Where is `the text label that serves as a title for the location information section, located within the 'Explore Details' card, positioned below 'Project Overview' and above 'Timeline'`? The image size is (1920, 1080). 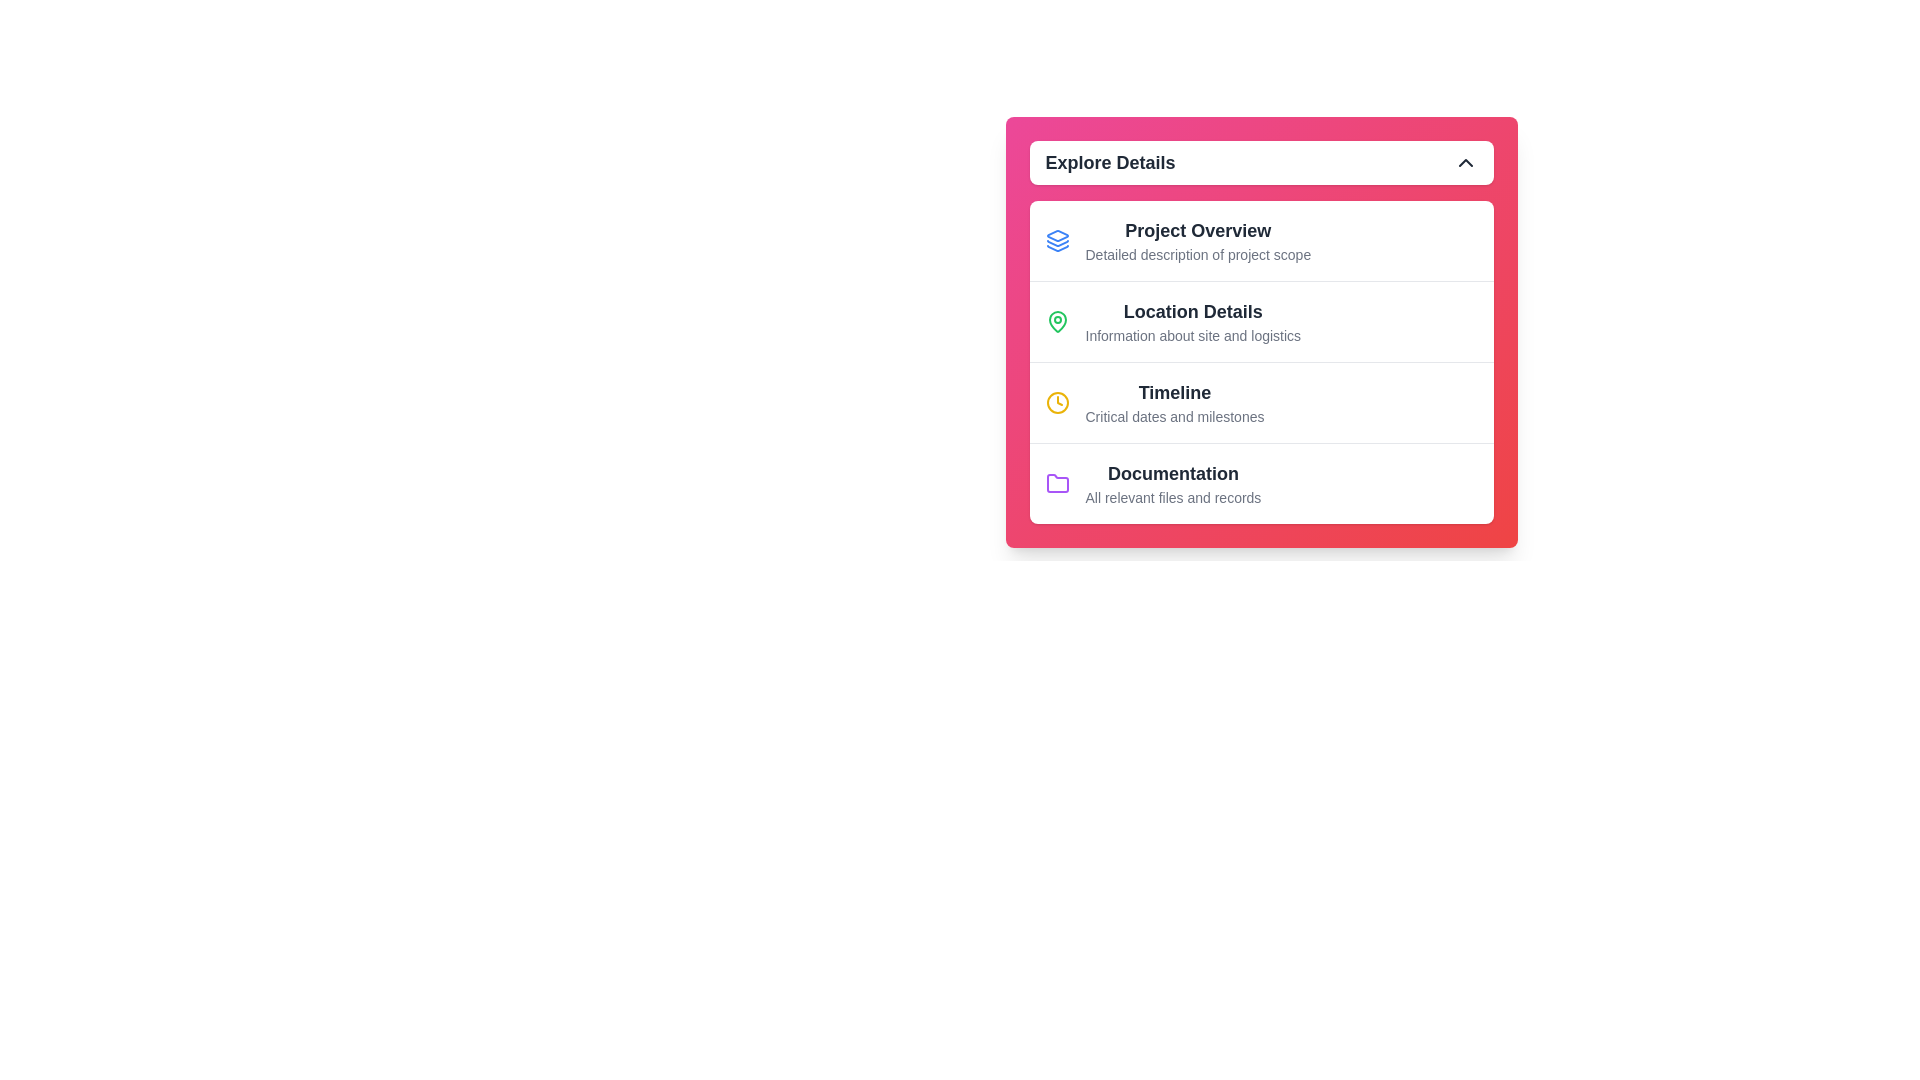
the text label that serves as a title for the location information section, located within the 'Explore Details' card, positioned below 'Project Overview' and above 'Timeline' is located at coordinates (1193, 312).